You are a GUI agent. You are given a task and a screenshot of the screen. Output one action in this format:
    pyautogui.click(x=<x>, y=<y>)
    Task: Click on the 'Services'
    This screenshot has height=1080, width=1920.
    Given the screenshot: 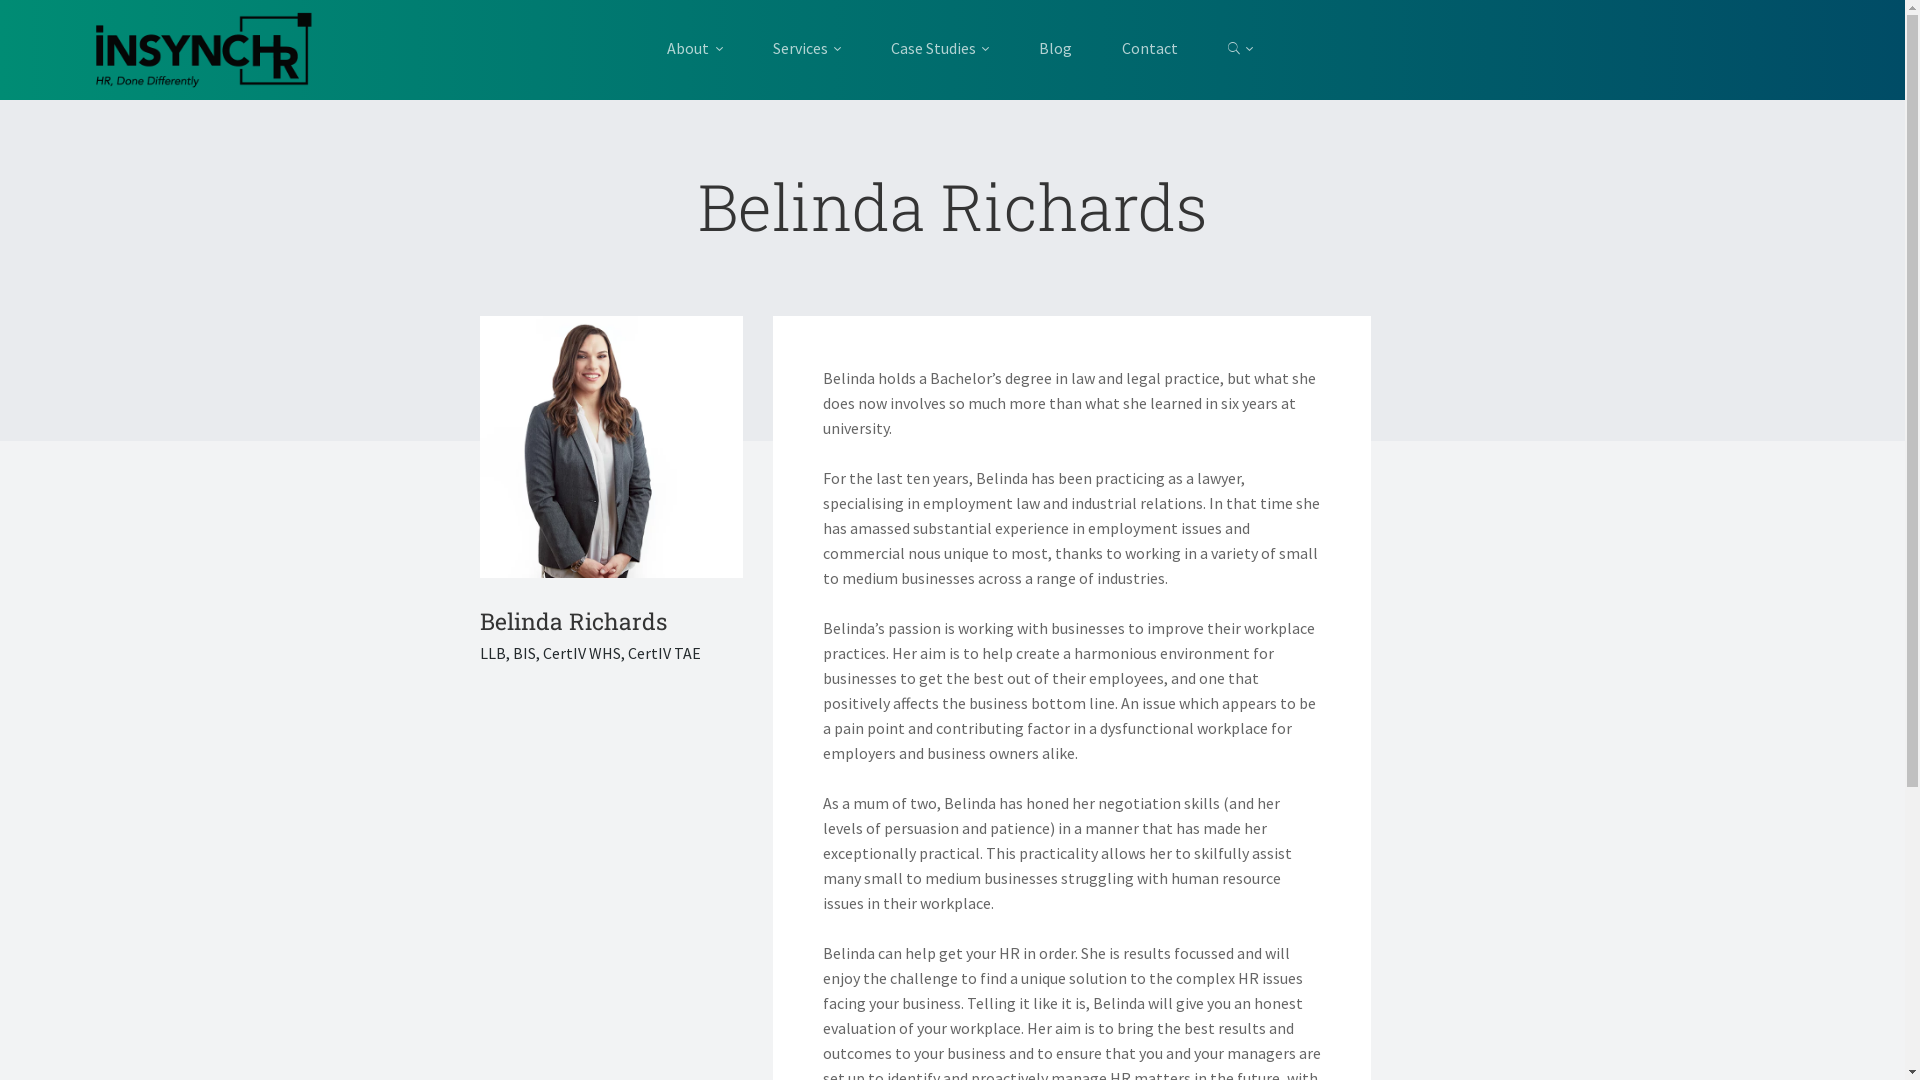 What is the action you would take?
    pyautogui.click(x=806, y=47)
    